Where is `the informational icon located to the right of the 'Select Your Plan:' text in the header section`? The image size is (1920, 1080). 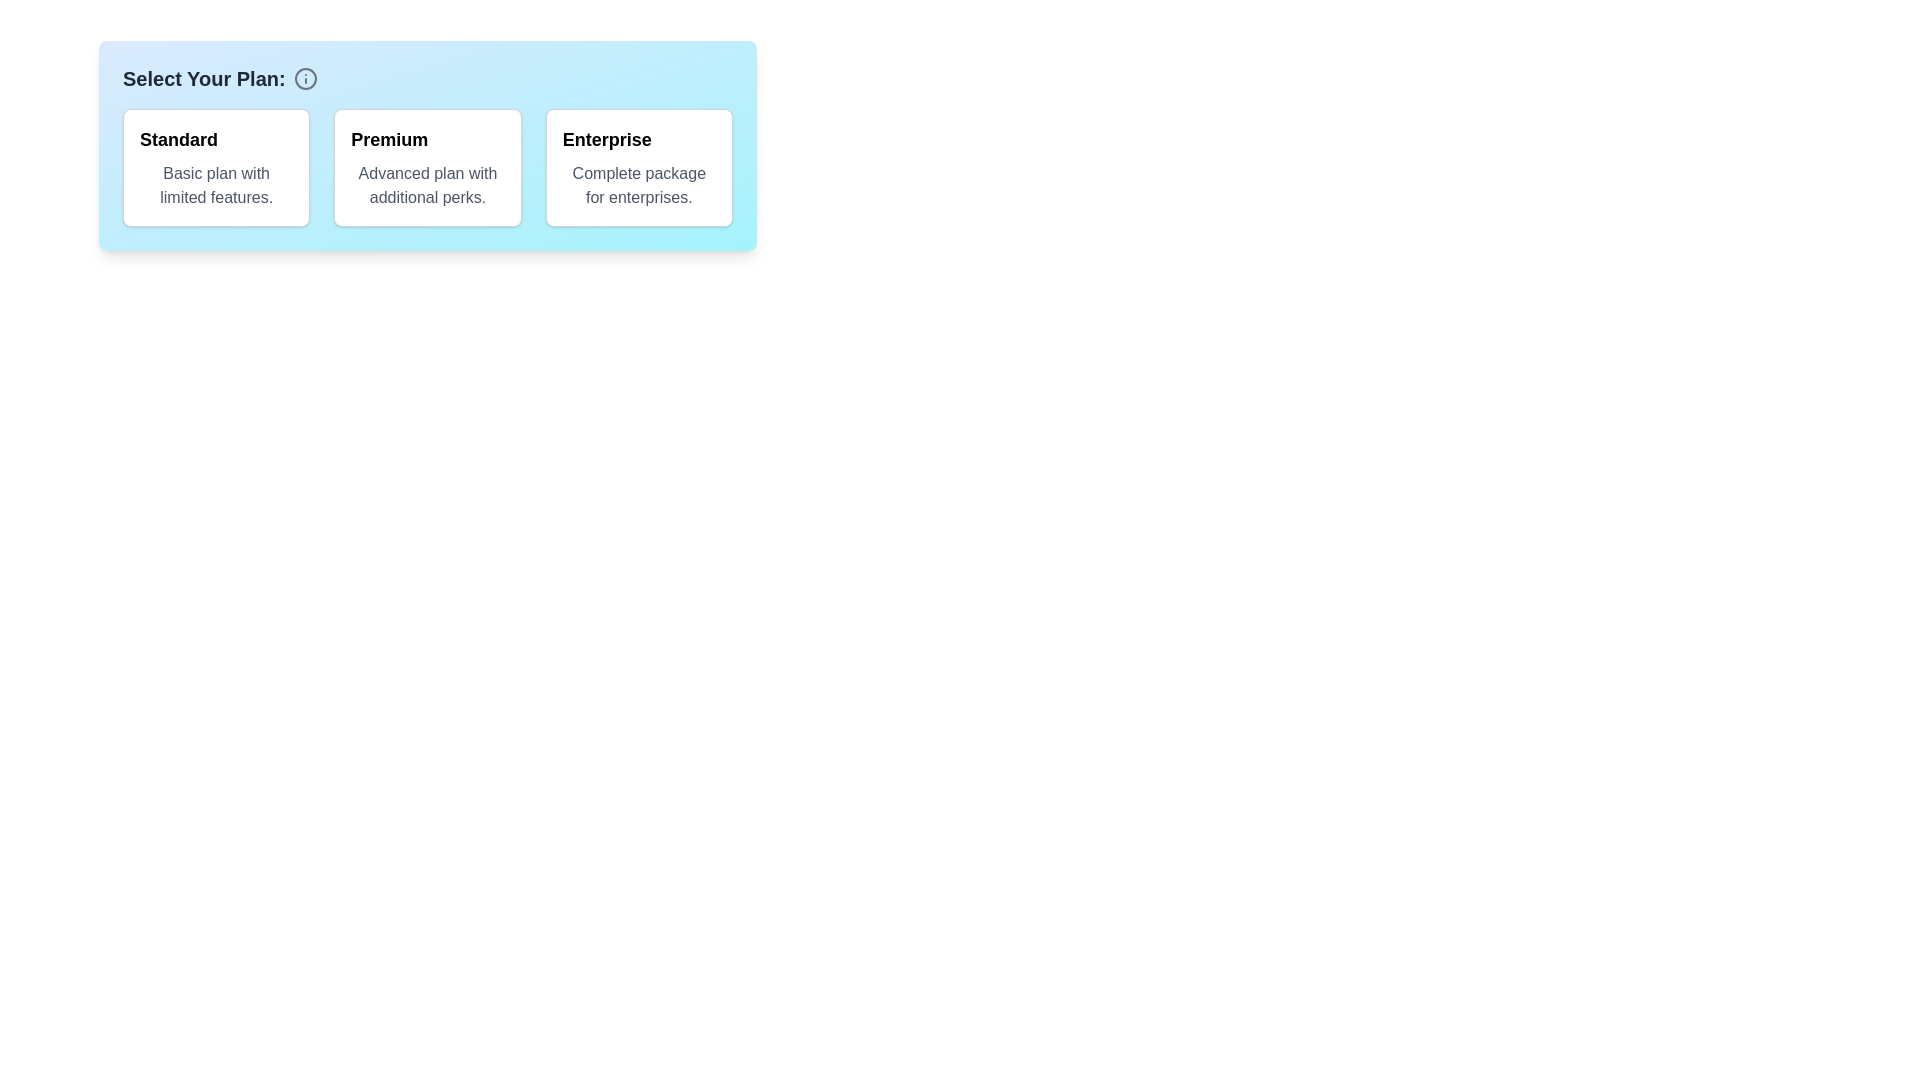
the informational icon located to the right of the 'Select Your Plan:' text in the header section is located at coordinates (304, 77).